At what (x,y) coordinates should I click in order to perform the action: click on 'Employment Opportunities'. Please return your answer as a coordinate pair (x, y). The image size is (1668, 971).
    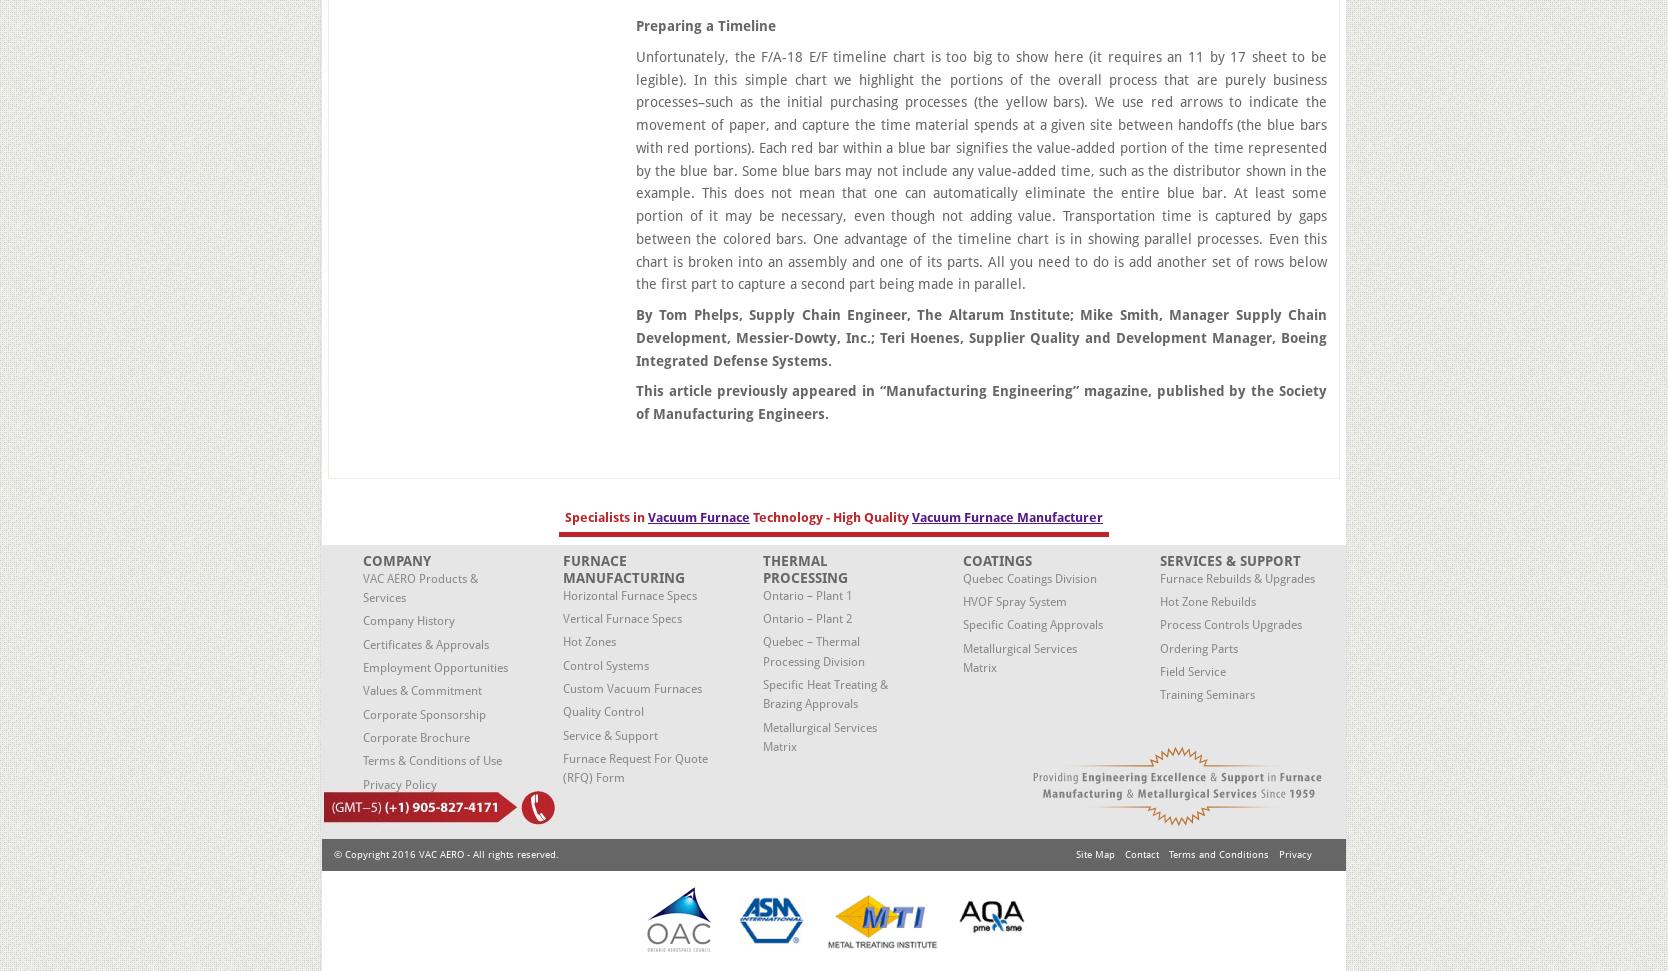
    Looking at the image, I should click on (361, 668).